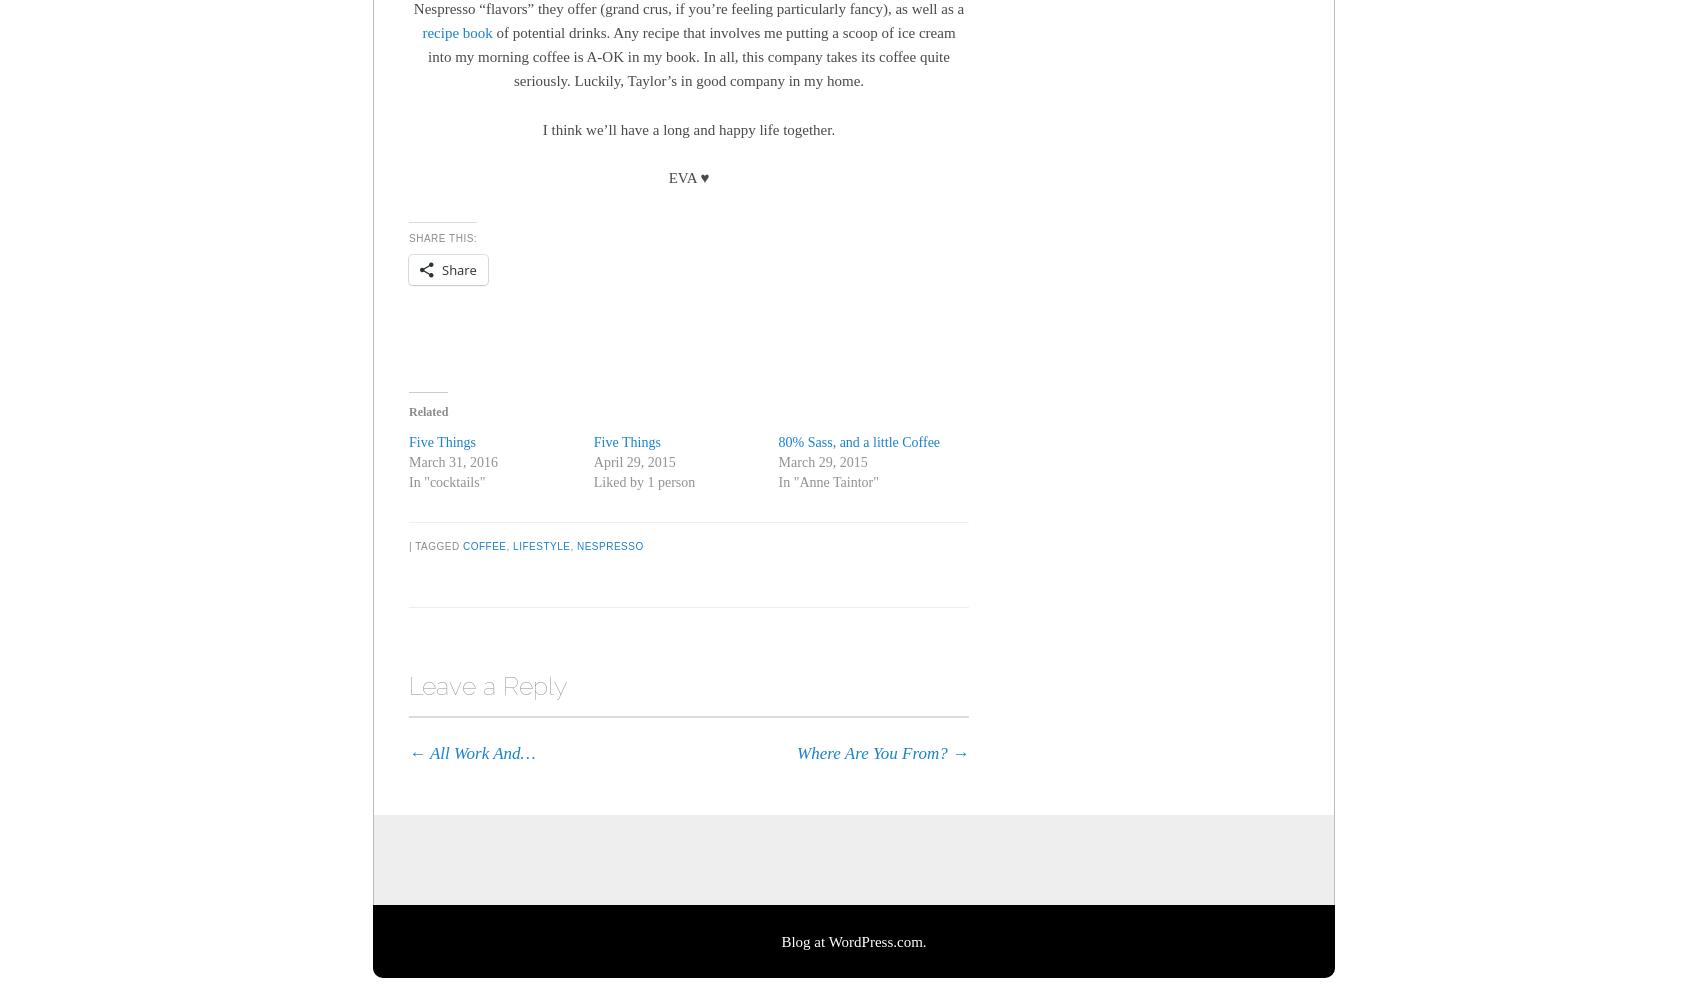 The height and width of the screenshot is (1002, 1708). Describe the element at coordinates (874, 752) in the screenshot. I see `'Where Are You From?'` at that location.